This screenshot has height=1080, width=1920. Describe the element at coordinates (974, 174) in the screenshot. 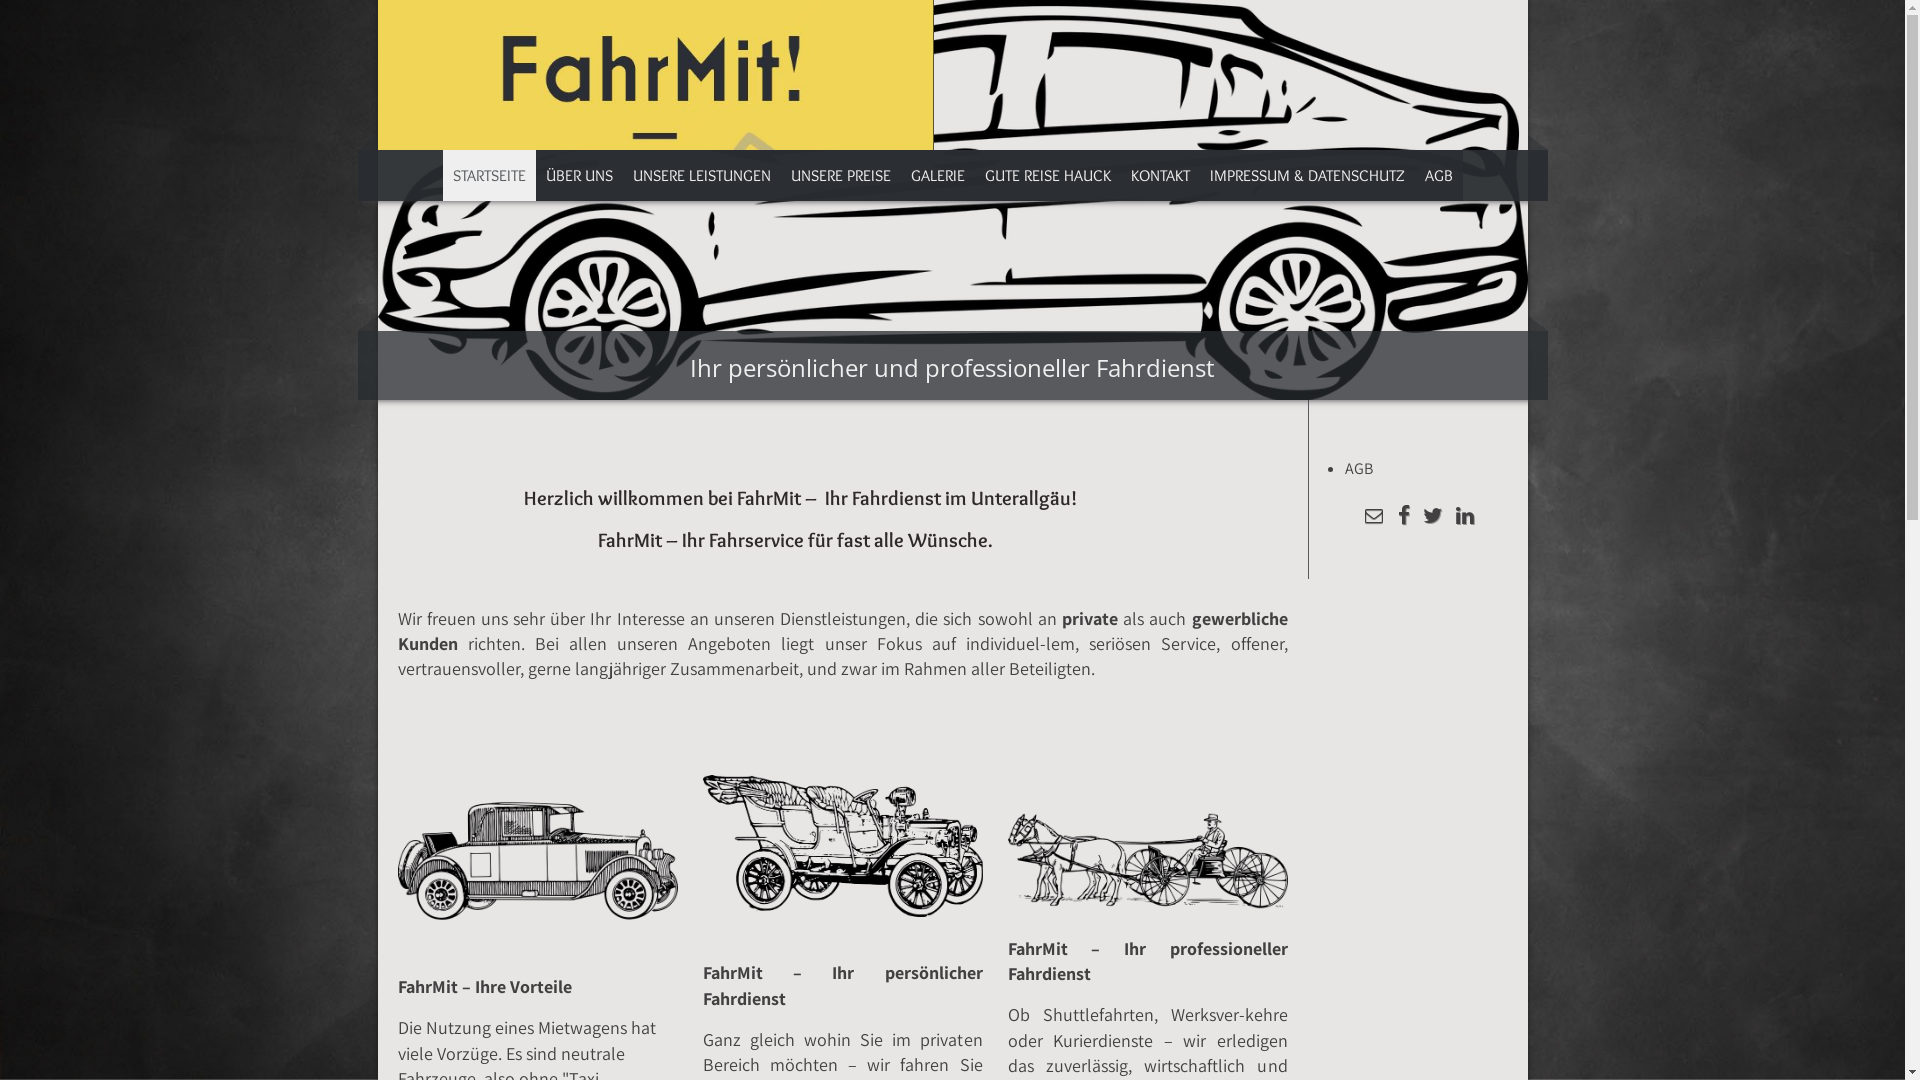

I see `'GUTE REISE HAUCK'` at that location.